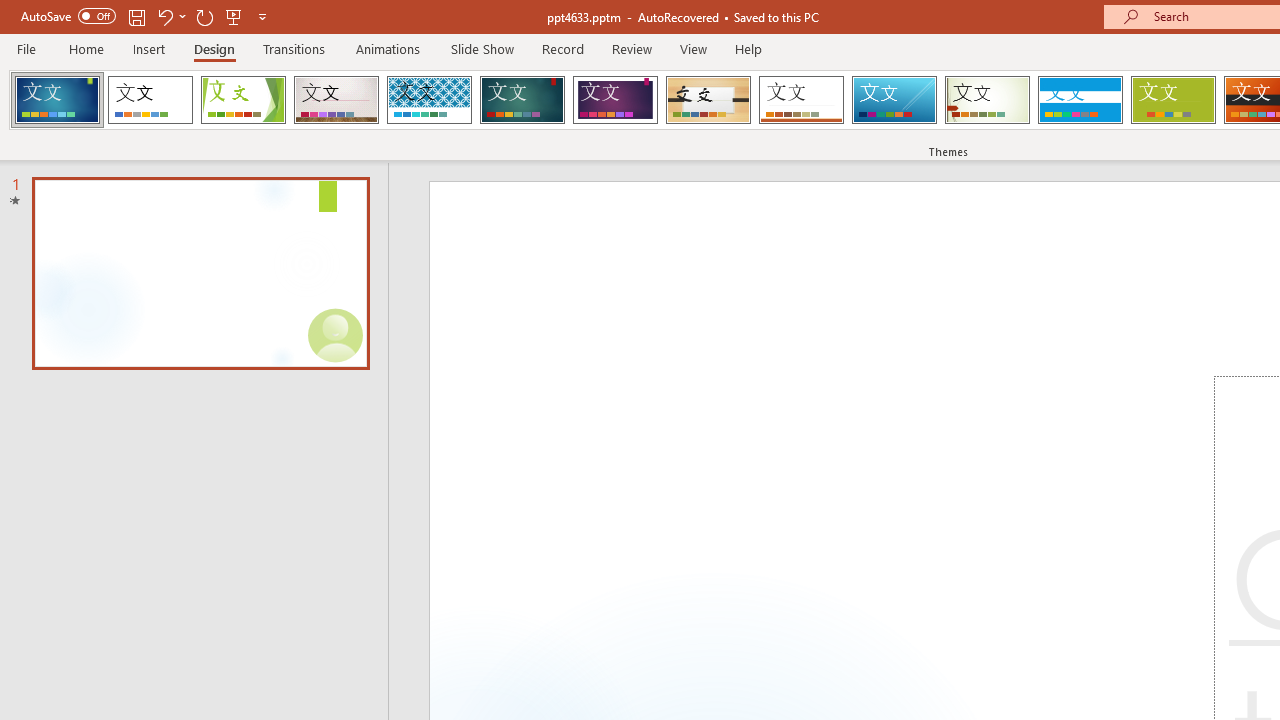 Image resolution: width=1280 pixels, height=720 pixels. What do you see at coordinates (183, 16) in the screenshot?
I see `'More Options'` at bounding box center [183, 16].